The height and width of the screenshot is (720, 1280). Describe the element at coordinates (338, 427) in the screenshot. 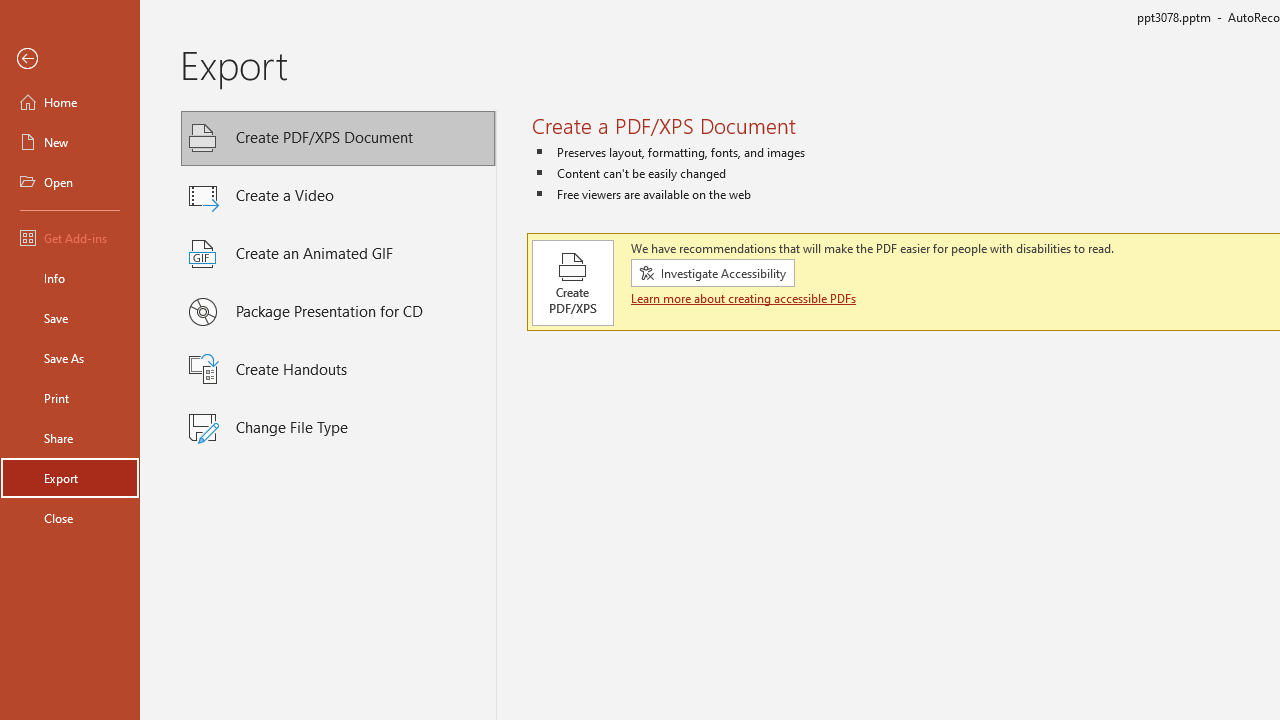

I see `'Change File Type'` at that location.